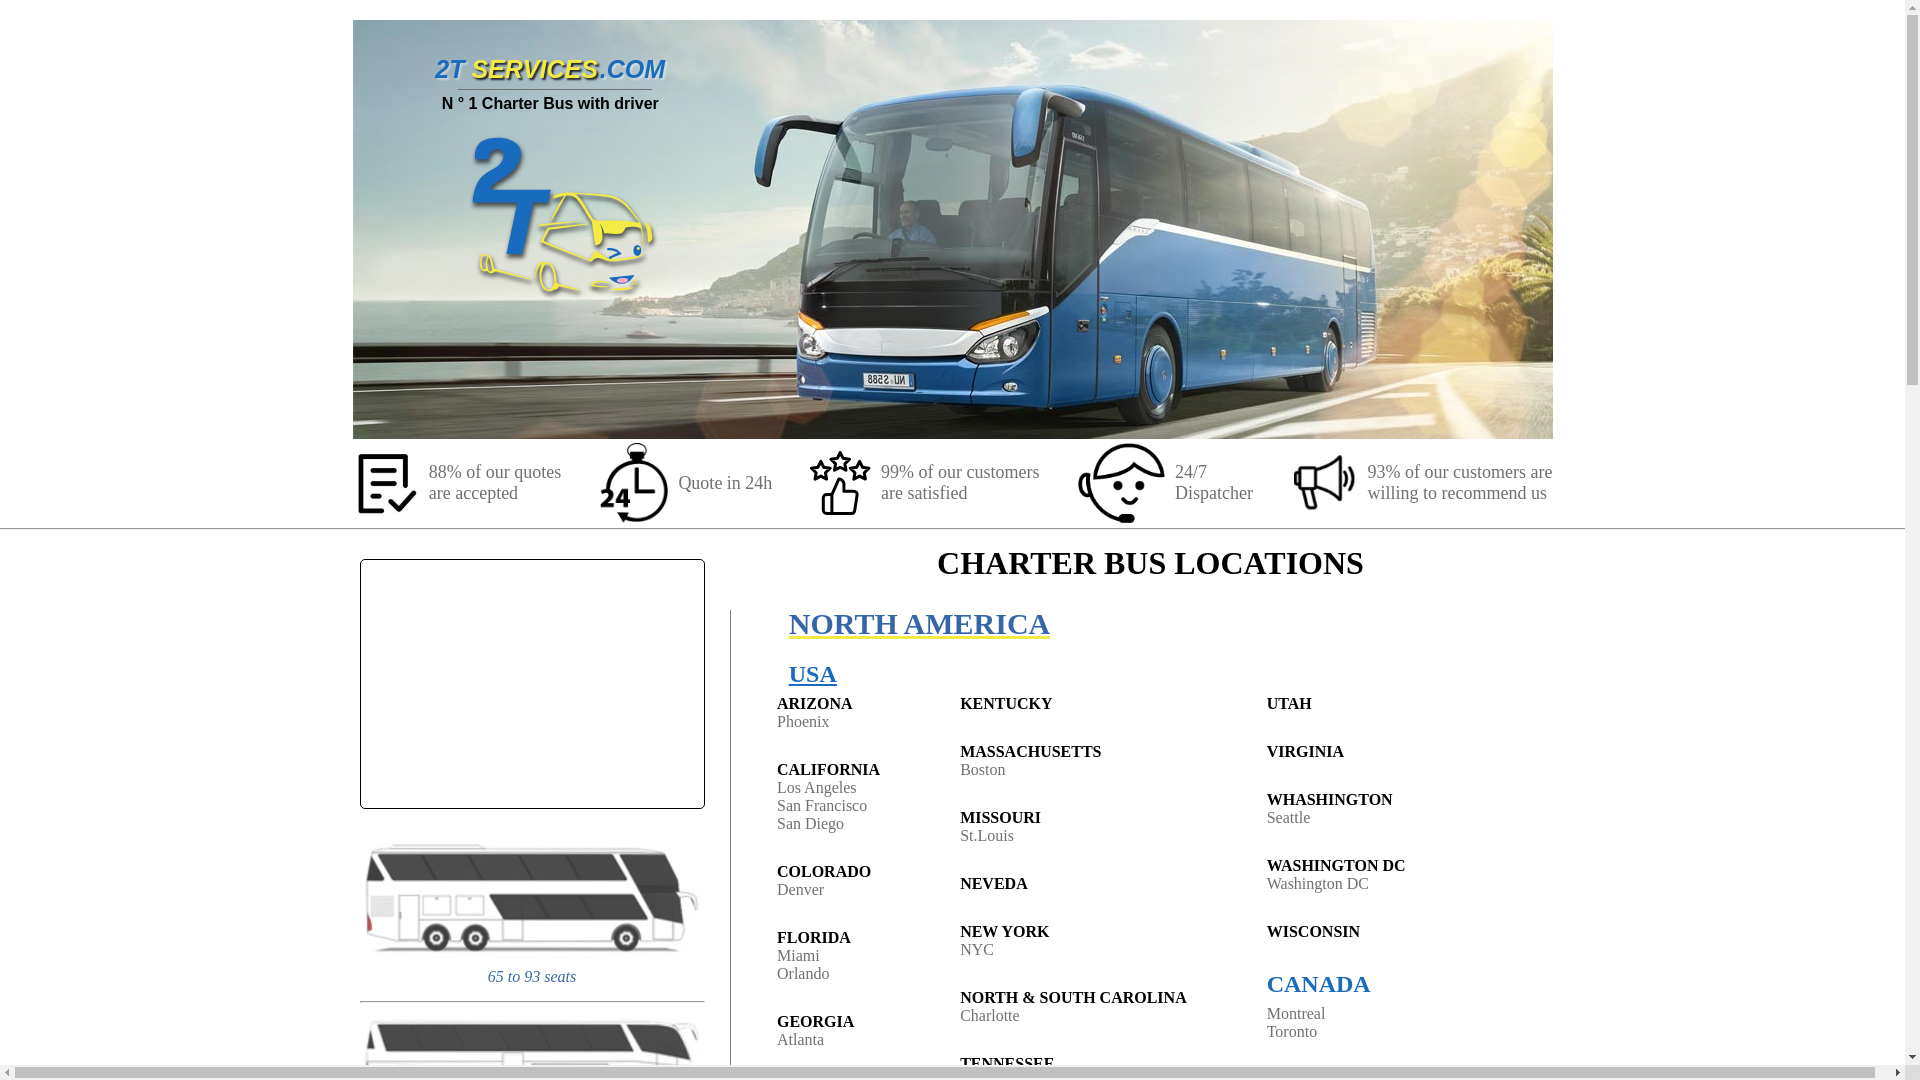  Describe the element at coordinates (814, 937) in the screenshot. I see `'FLORIDA'` at that location.